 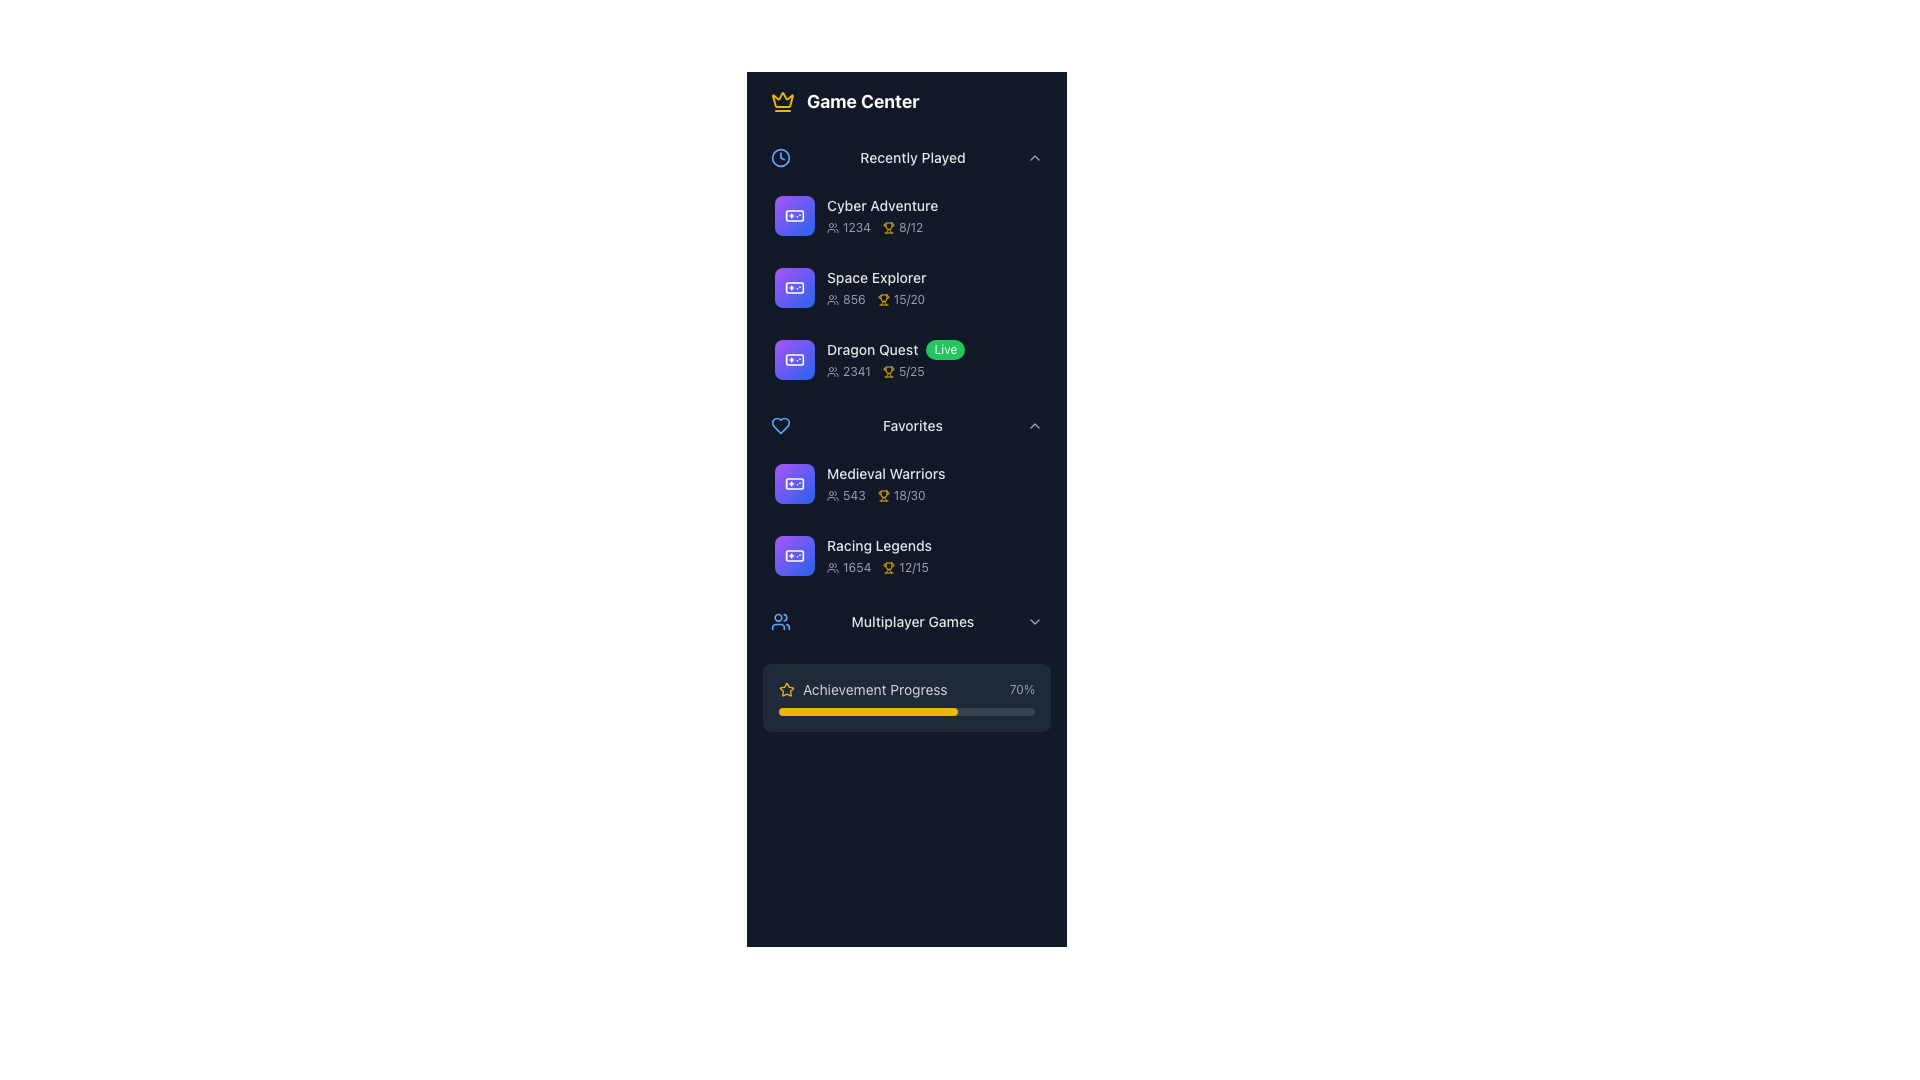 I want to click on the small gray icon resembling a group of people located in the 'Favorites' section next to the text '1654' under the game titled 'Racing Legends', so click(x=833, y=567).